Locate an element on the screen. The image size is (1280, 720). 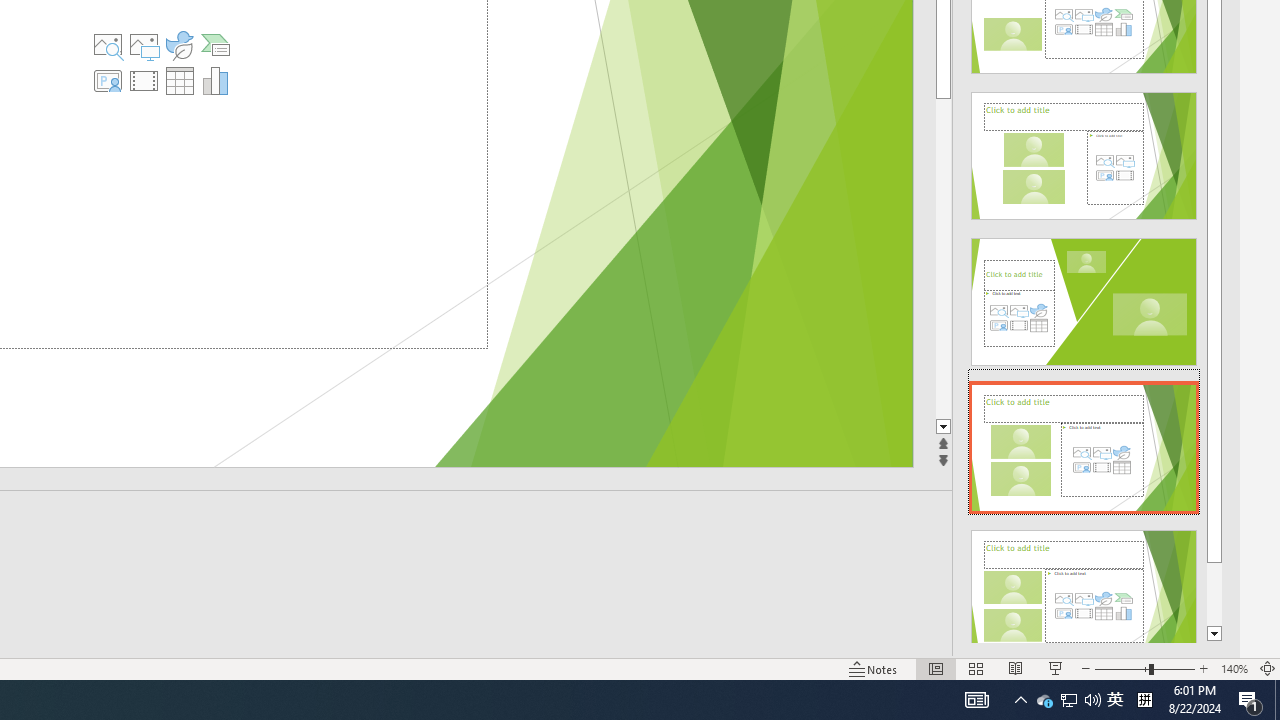
'Zoom 140%' is located at coordinates (1233, 669).